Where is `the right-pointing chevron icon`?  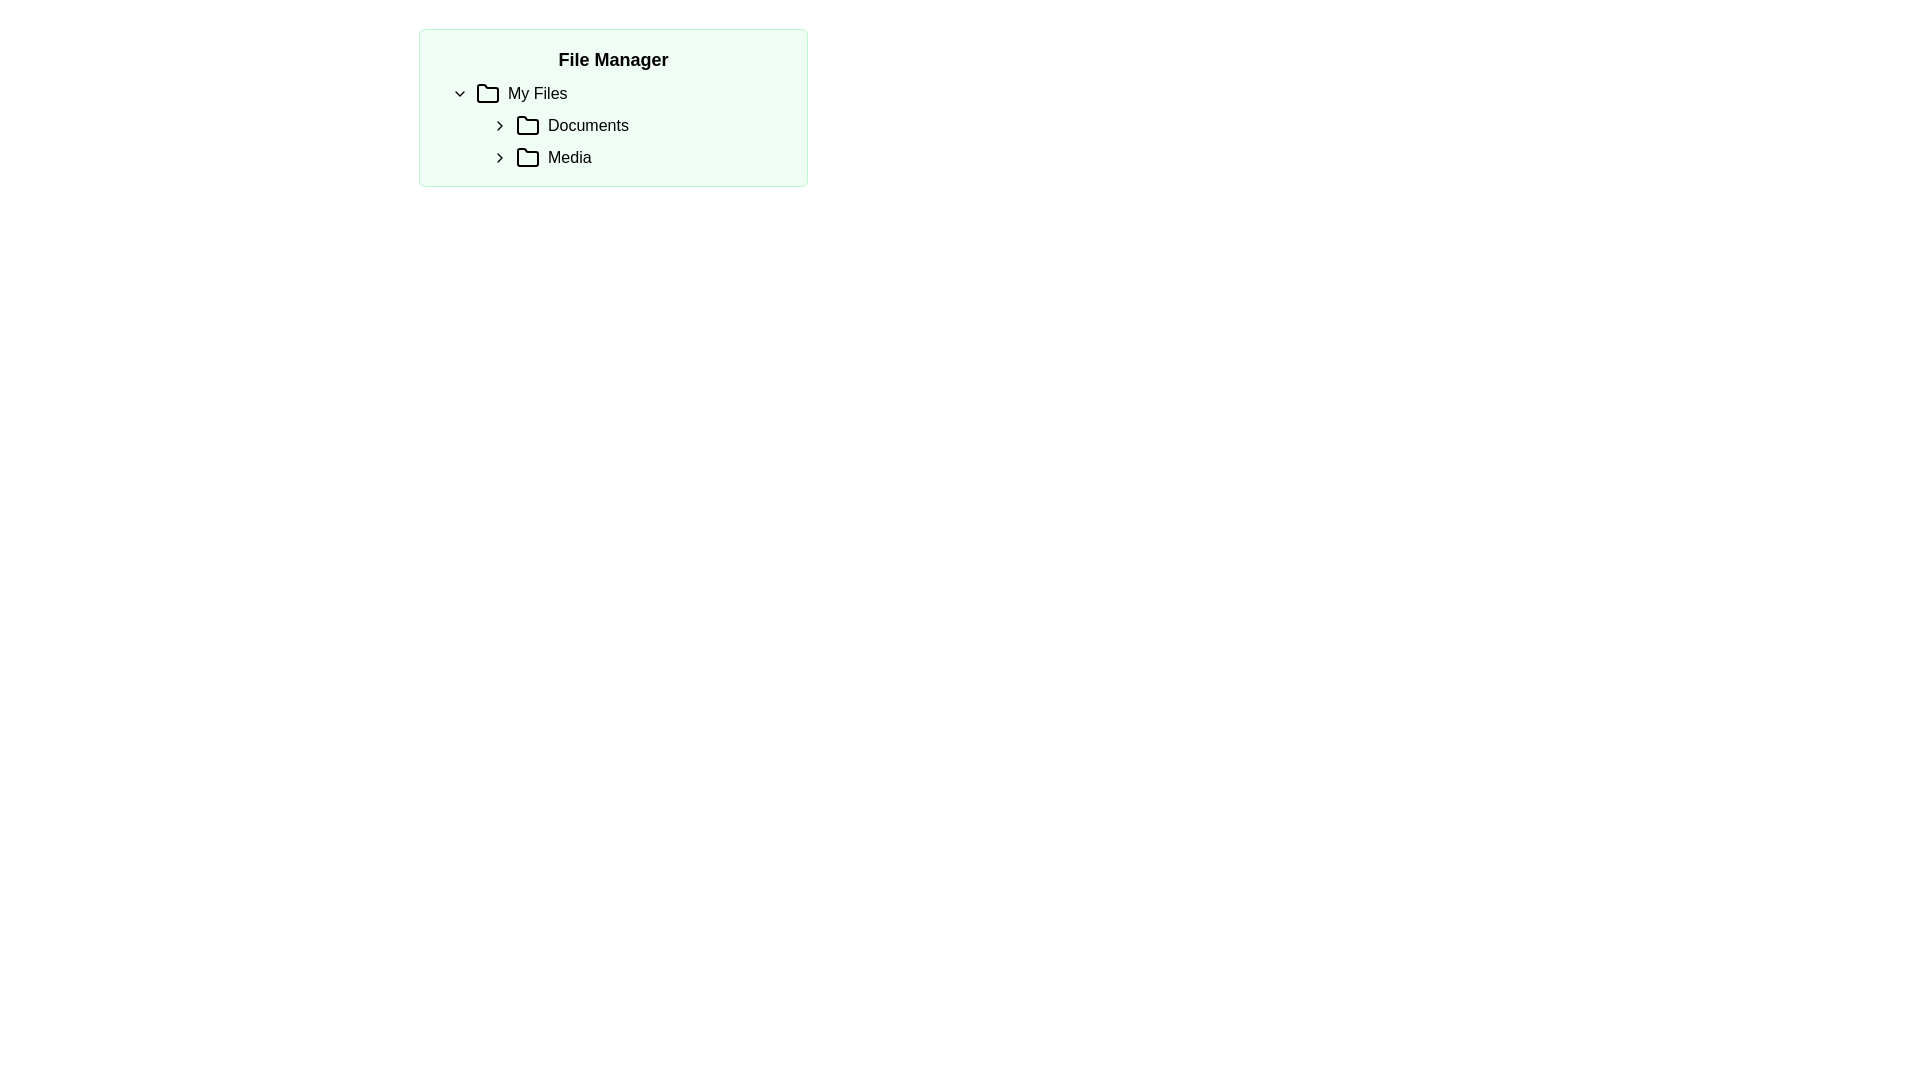
the right-pointing chevron icon is located at coordinates (499, 126).